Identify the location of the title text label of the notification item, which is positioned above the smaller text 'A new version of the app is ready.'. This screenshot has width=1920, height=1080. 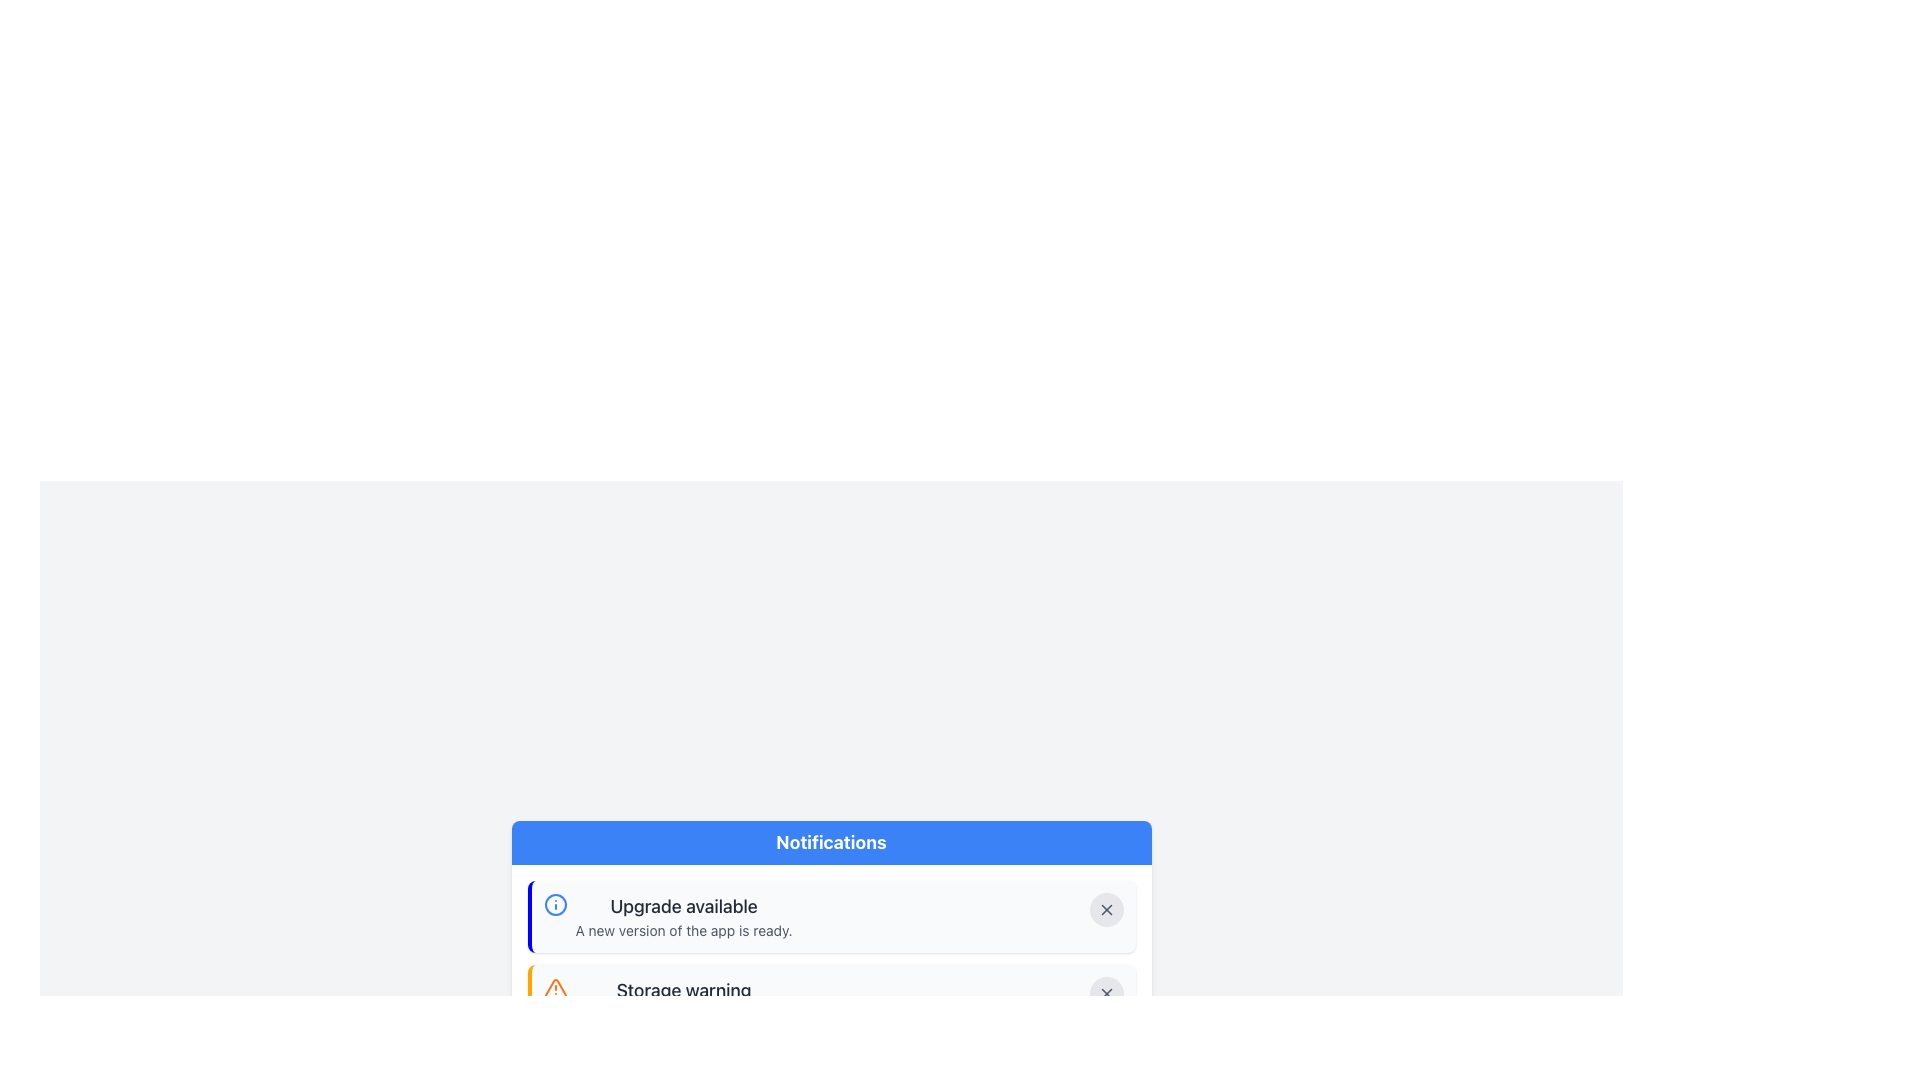
(684, 906).